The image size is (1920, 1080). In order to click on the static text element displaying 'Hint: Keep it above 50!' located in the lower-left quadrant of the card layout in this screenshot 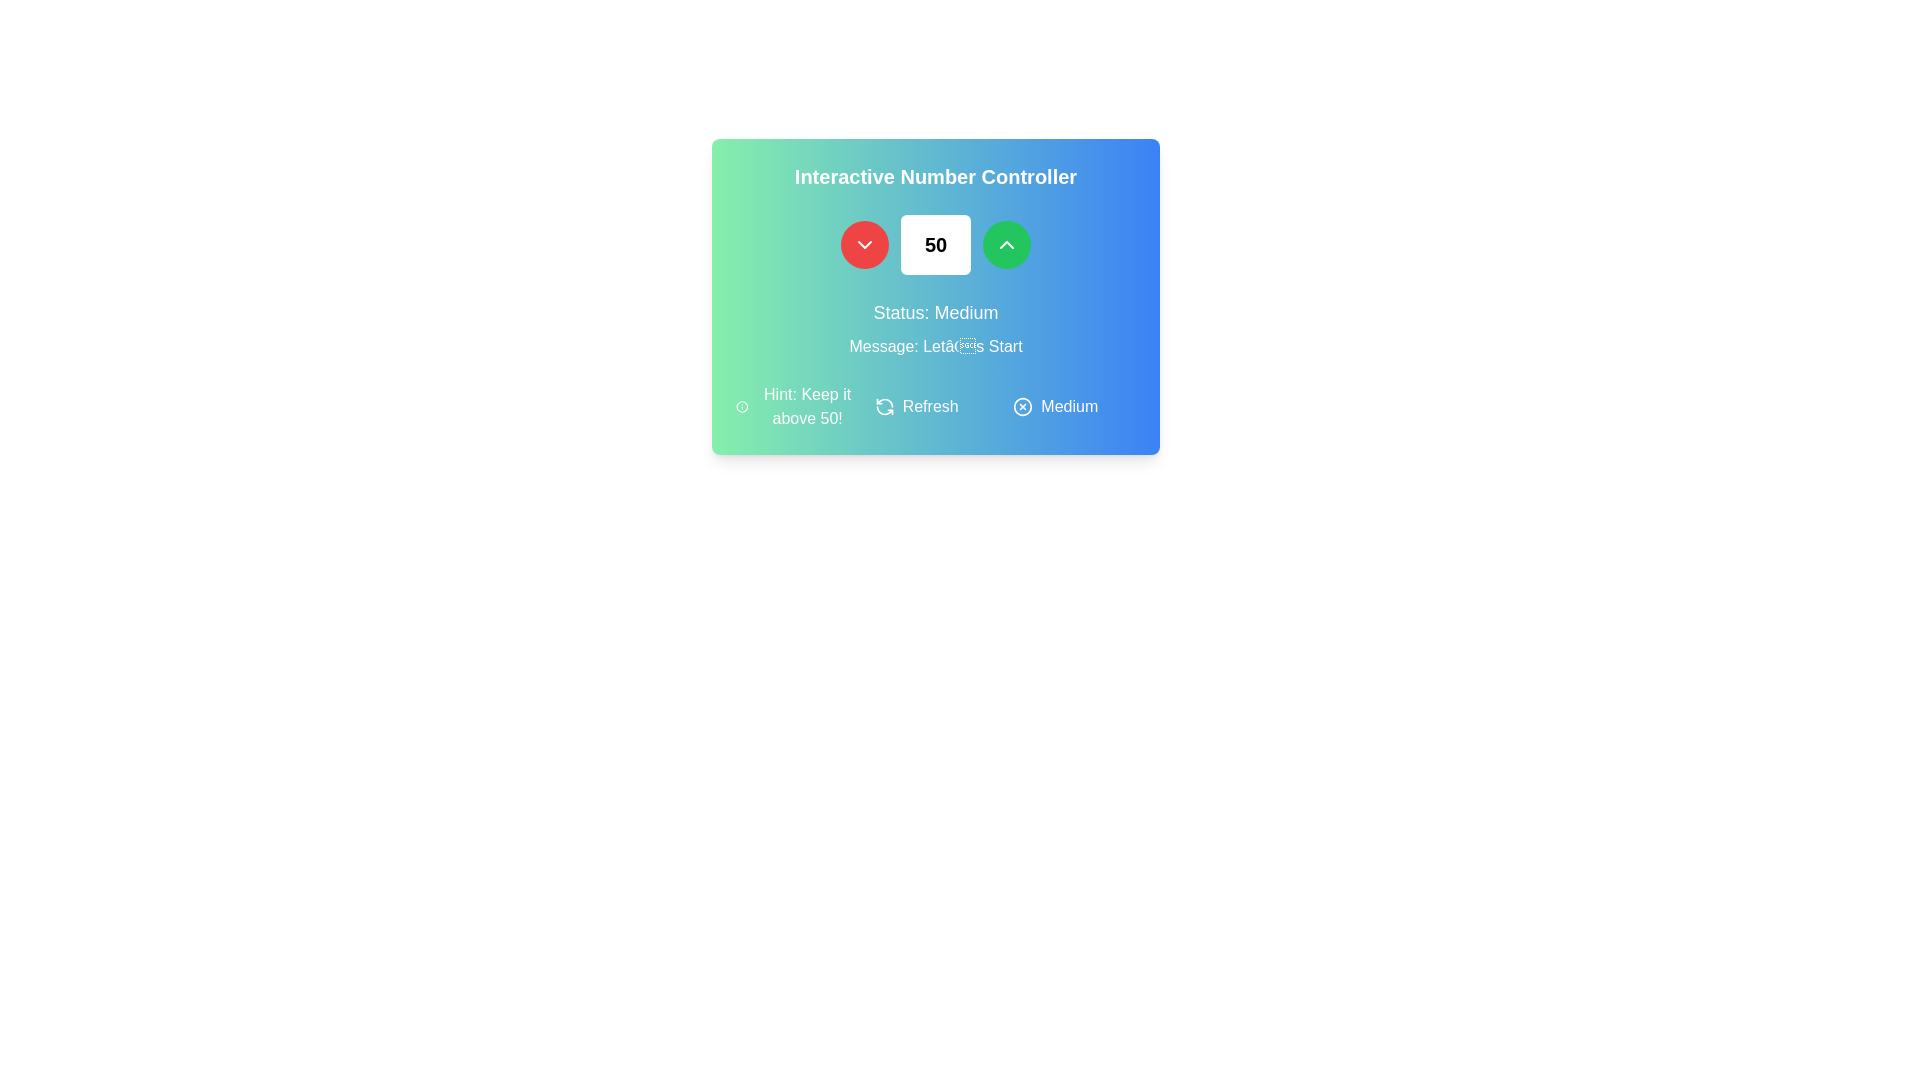, I will do `click(807, 406)`.